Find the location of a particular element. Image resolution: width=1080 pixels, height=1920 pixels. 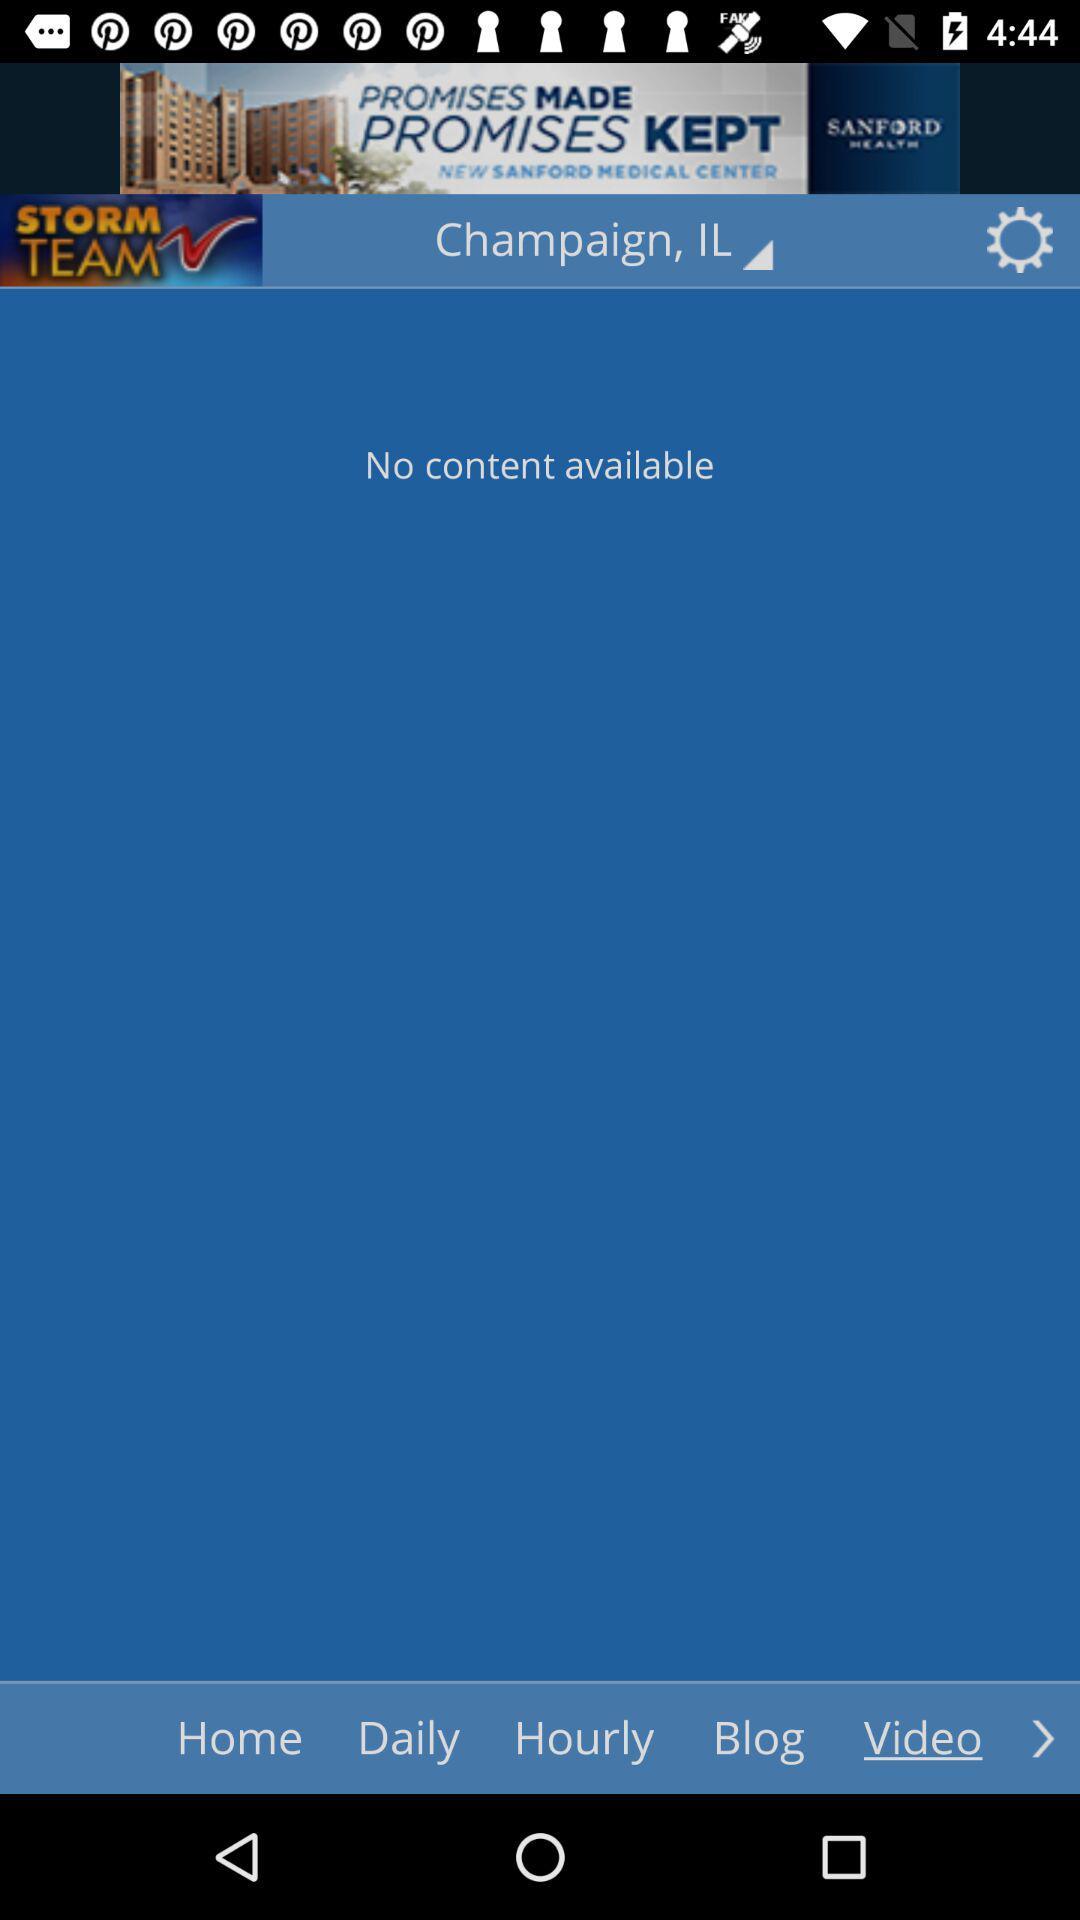

the arrow_forward icon is located at coordinates (1042, 1737).